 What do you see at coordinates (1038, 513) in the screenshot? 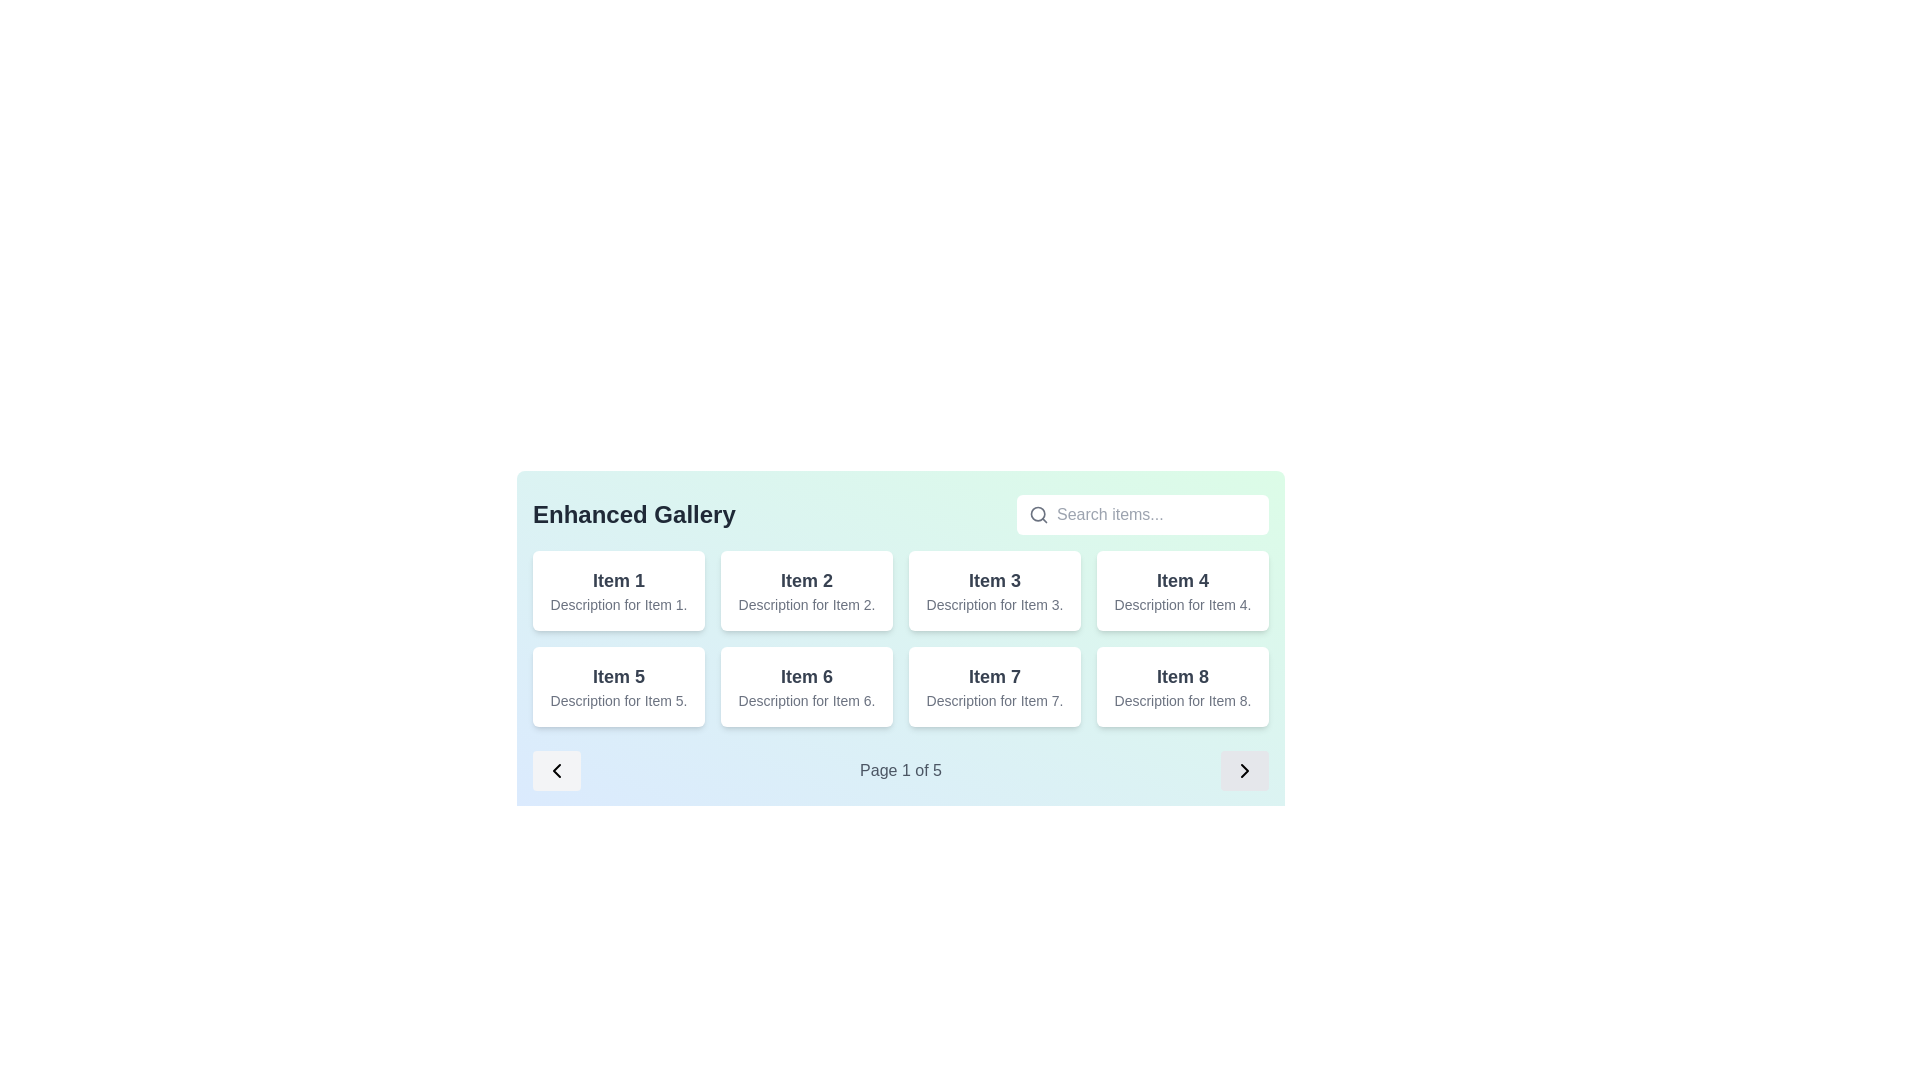
I see `the circular component of the search icon located within the search input field at the top-right corner of the application interface` at bounding box center [1038, 513].